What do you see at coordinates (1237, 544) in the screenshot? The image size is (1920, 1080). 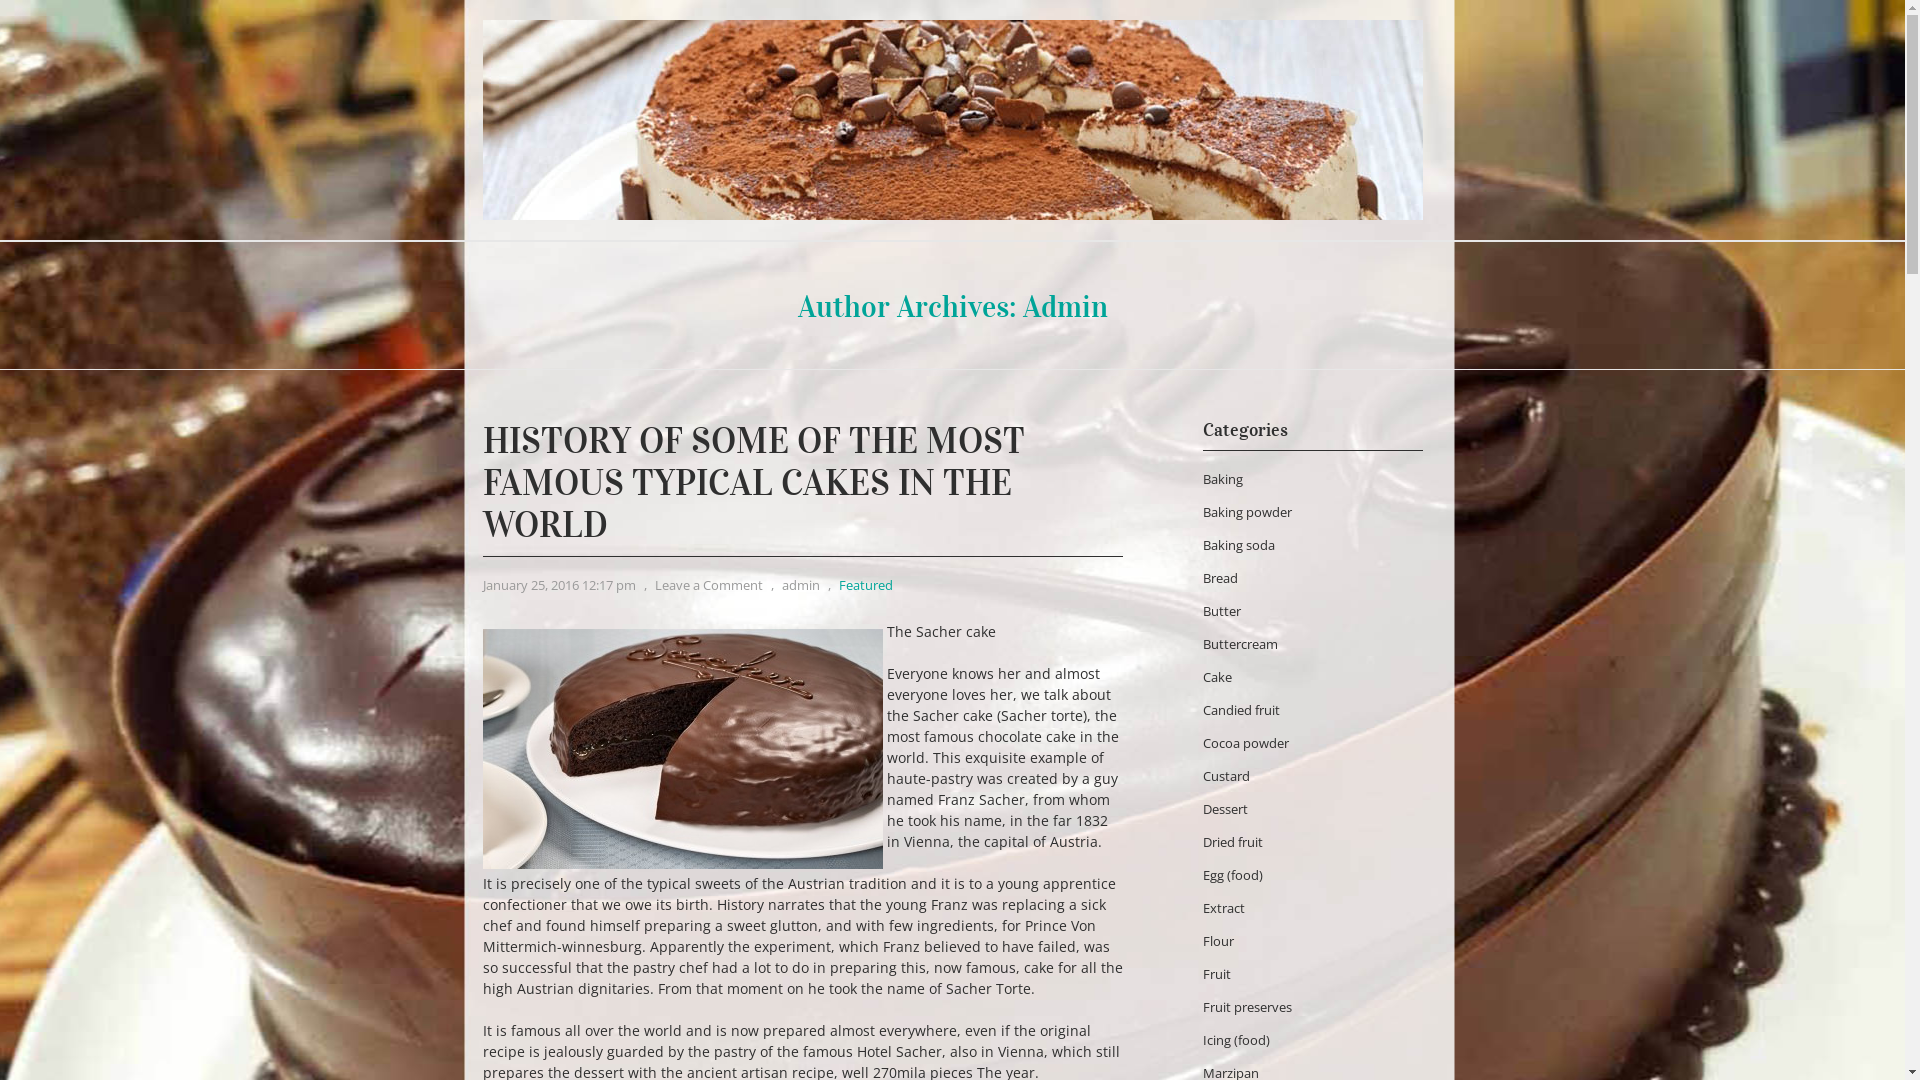 I see `'Baking soda'` at bounding box center [1237, 544].